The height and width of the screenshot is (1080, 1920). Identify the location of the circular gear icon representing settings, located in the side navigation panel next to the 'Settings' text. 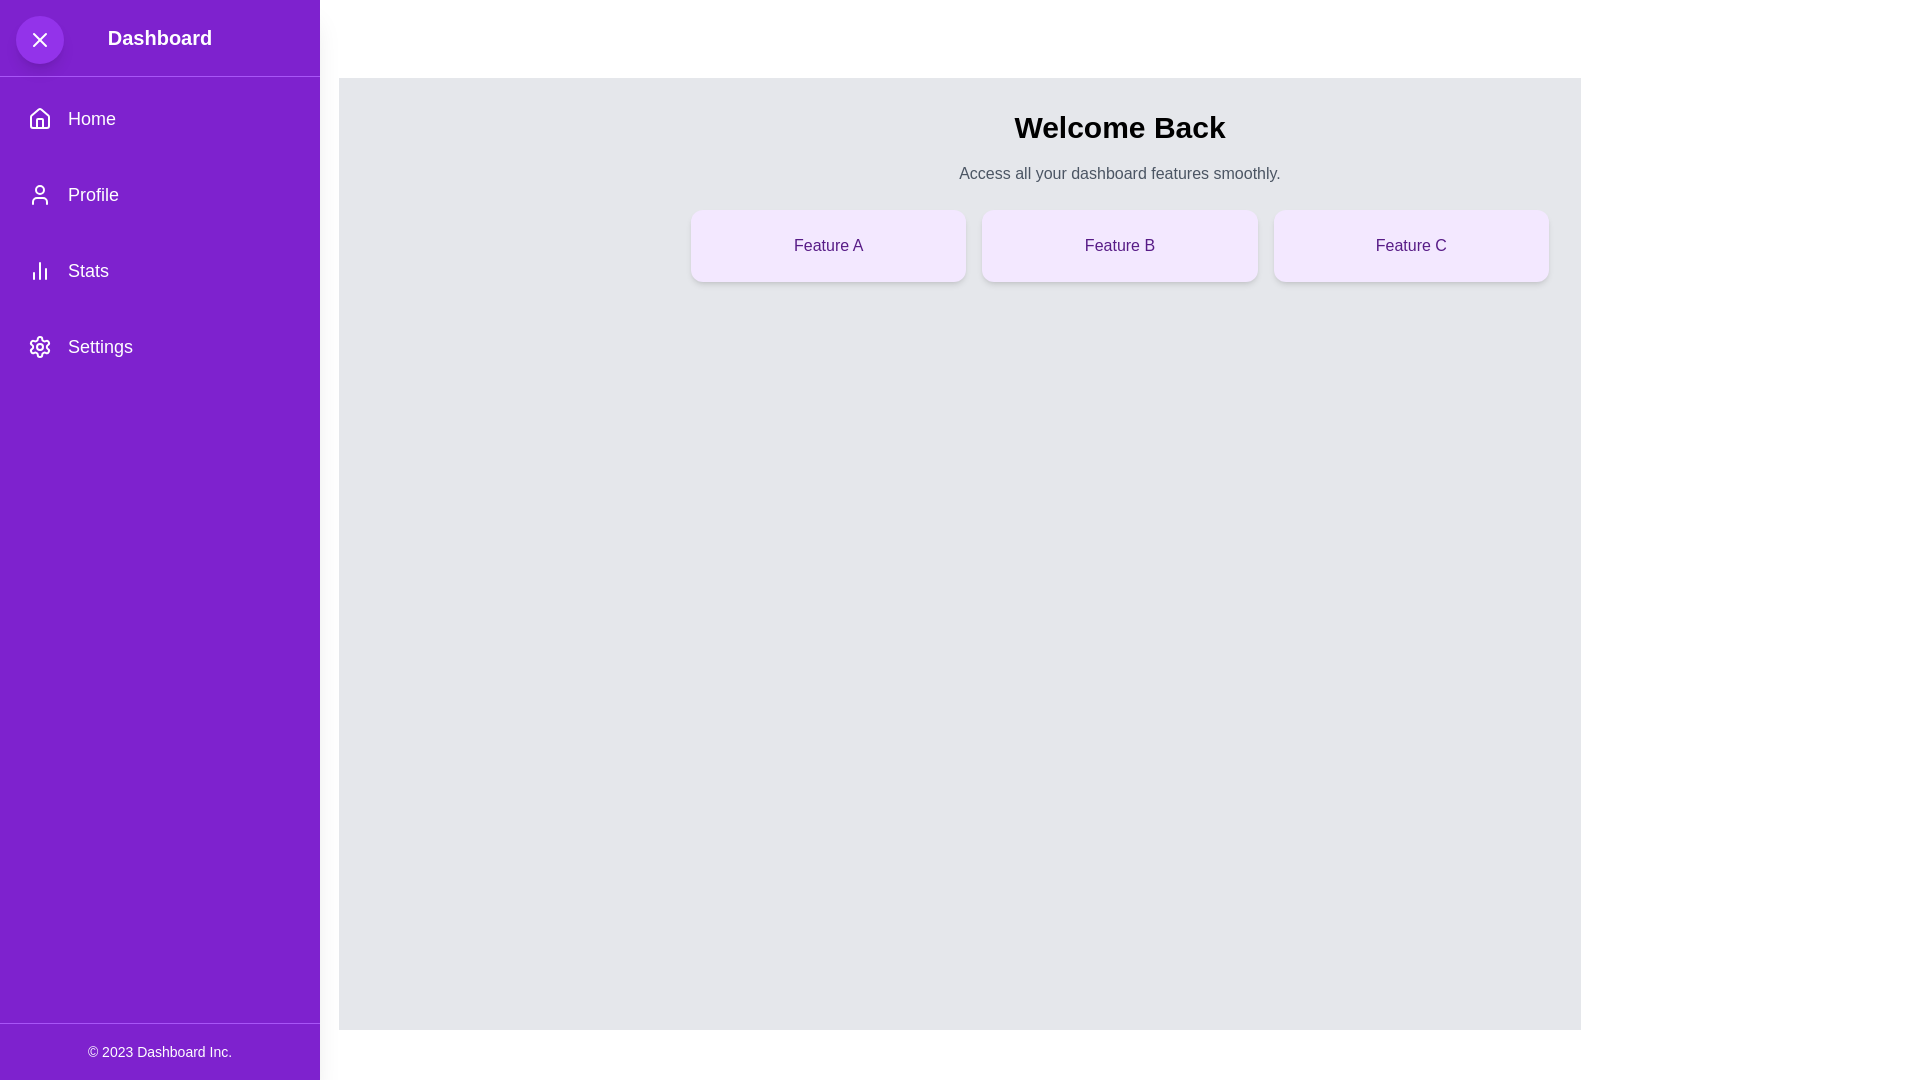
(39, 346).